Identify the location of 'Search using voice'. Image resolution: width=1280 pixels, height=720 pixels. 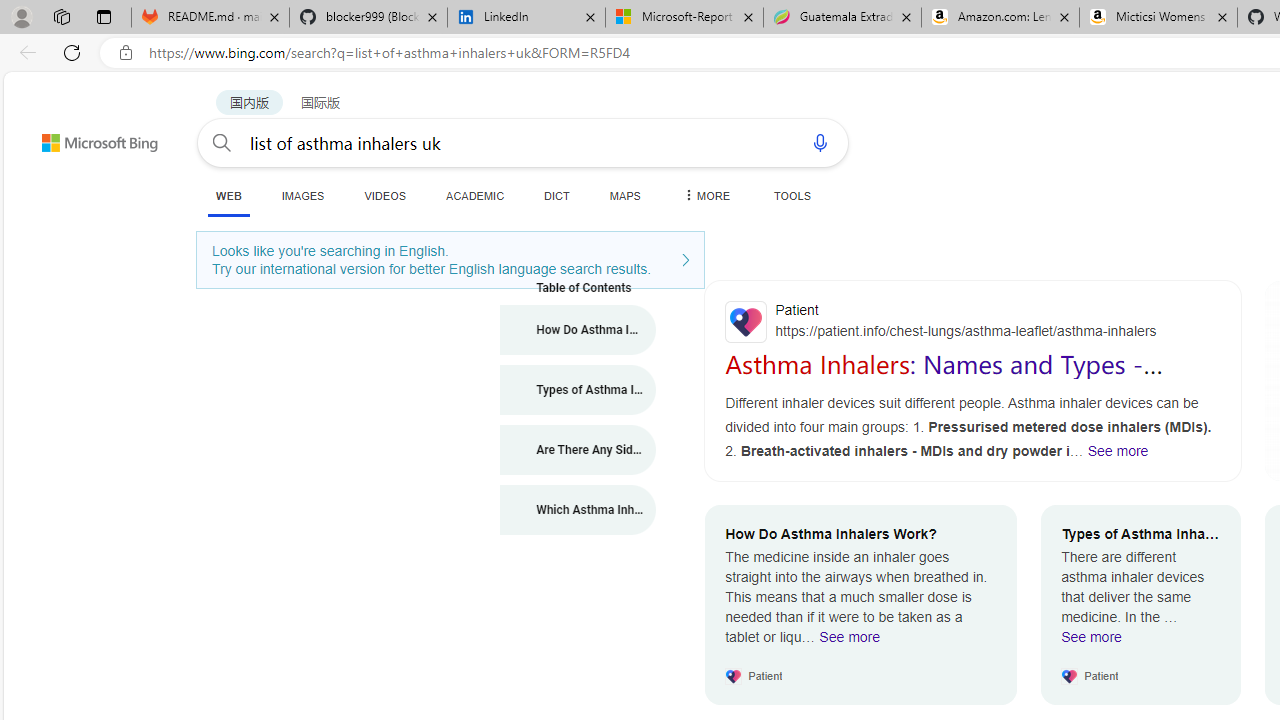
(820, 141).